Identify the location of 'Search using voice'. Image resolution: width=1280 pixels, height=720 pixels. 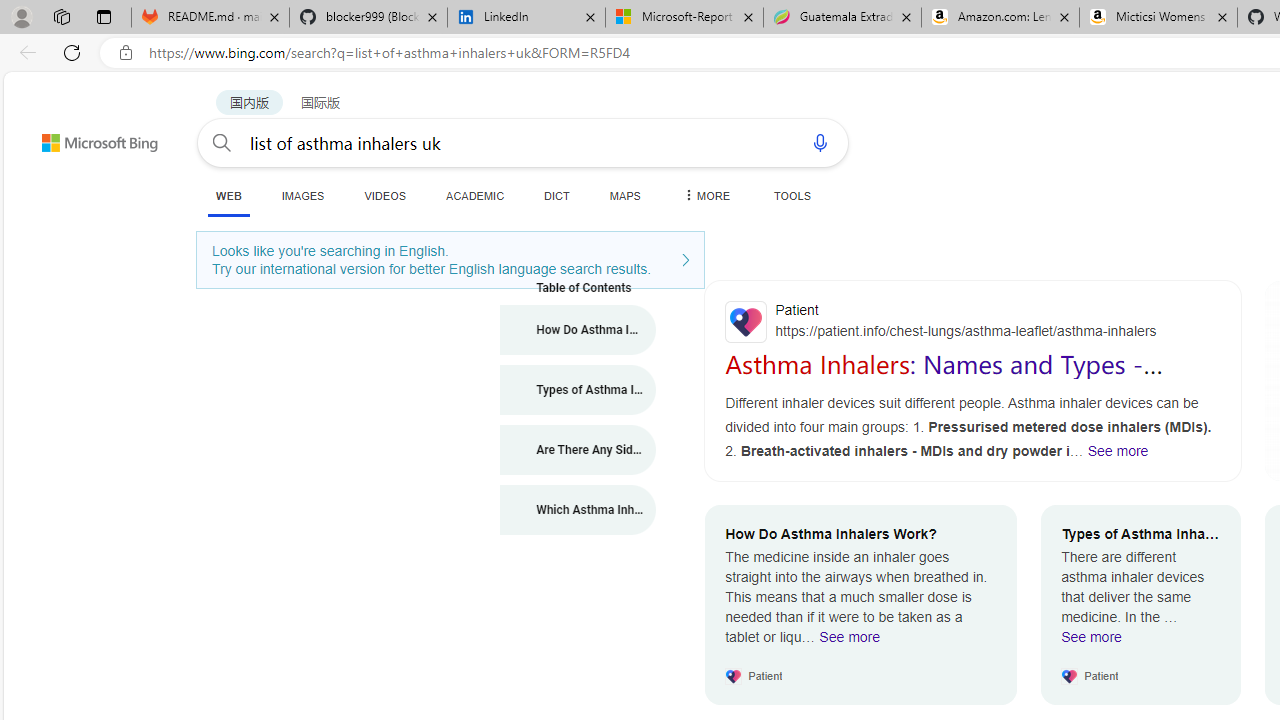
(820, 141).